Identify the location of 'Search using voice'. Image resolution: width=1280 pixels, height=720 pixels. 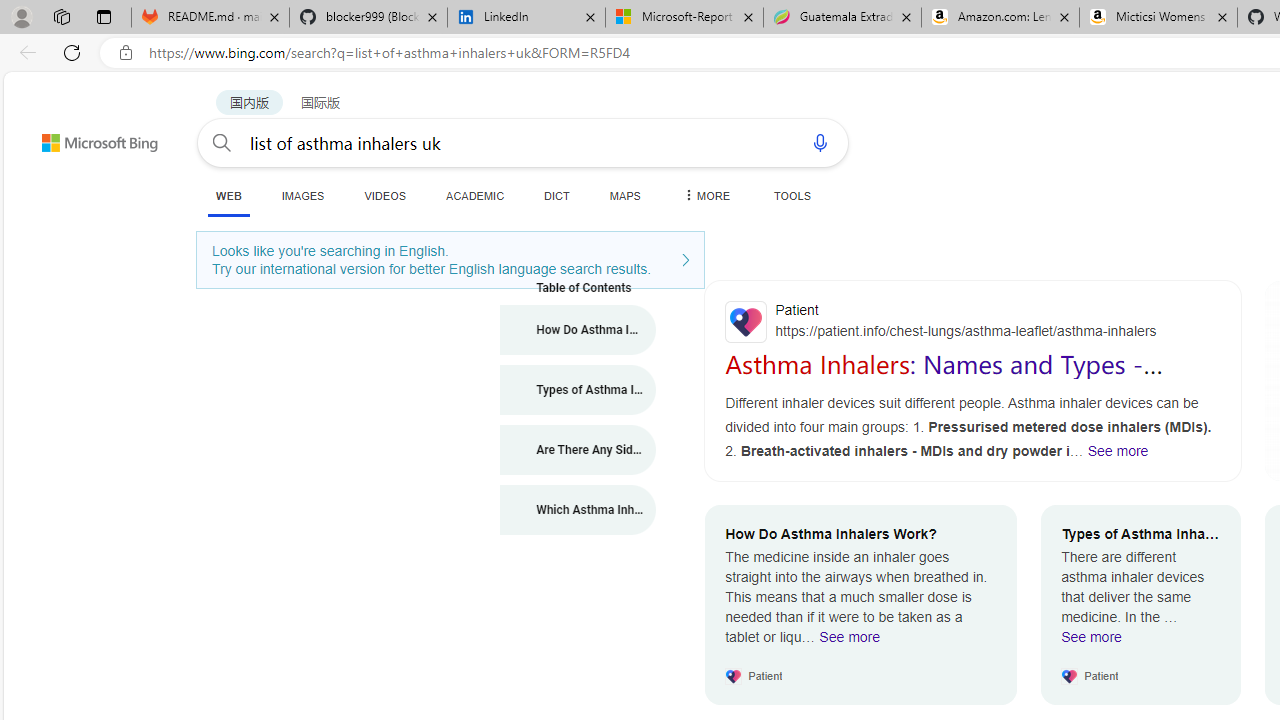
(820, 141).